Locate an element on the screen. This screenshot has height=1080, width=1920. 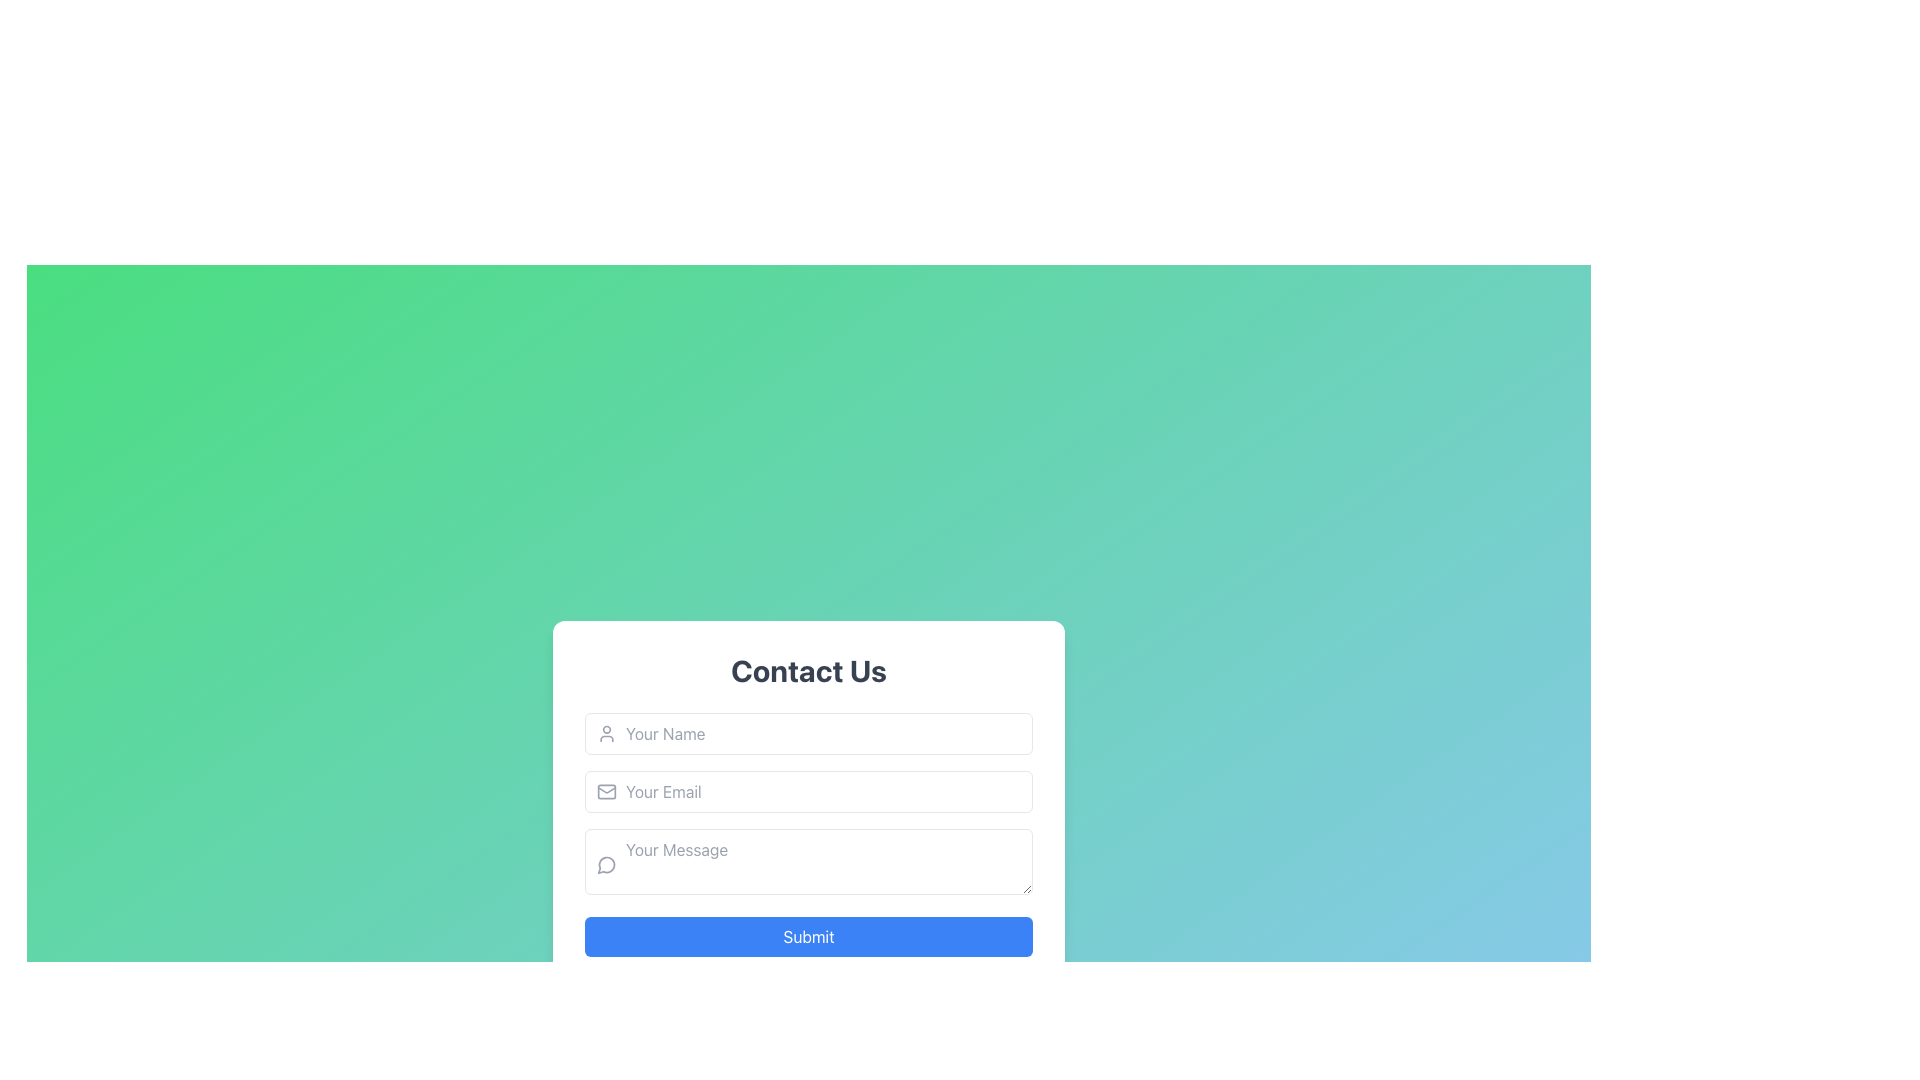
the mail icon resembling a classic envelope located inside the 'Your Email' input field, positioned near the left edge and slightly above the vertical centerline is located at coordinates (605, 790).